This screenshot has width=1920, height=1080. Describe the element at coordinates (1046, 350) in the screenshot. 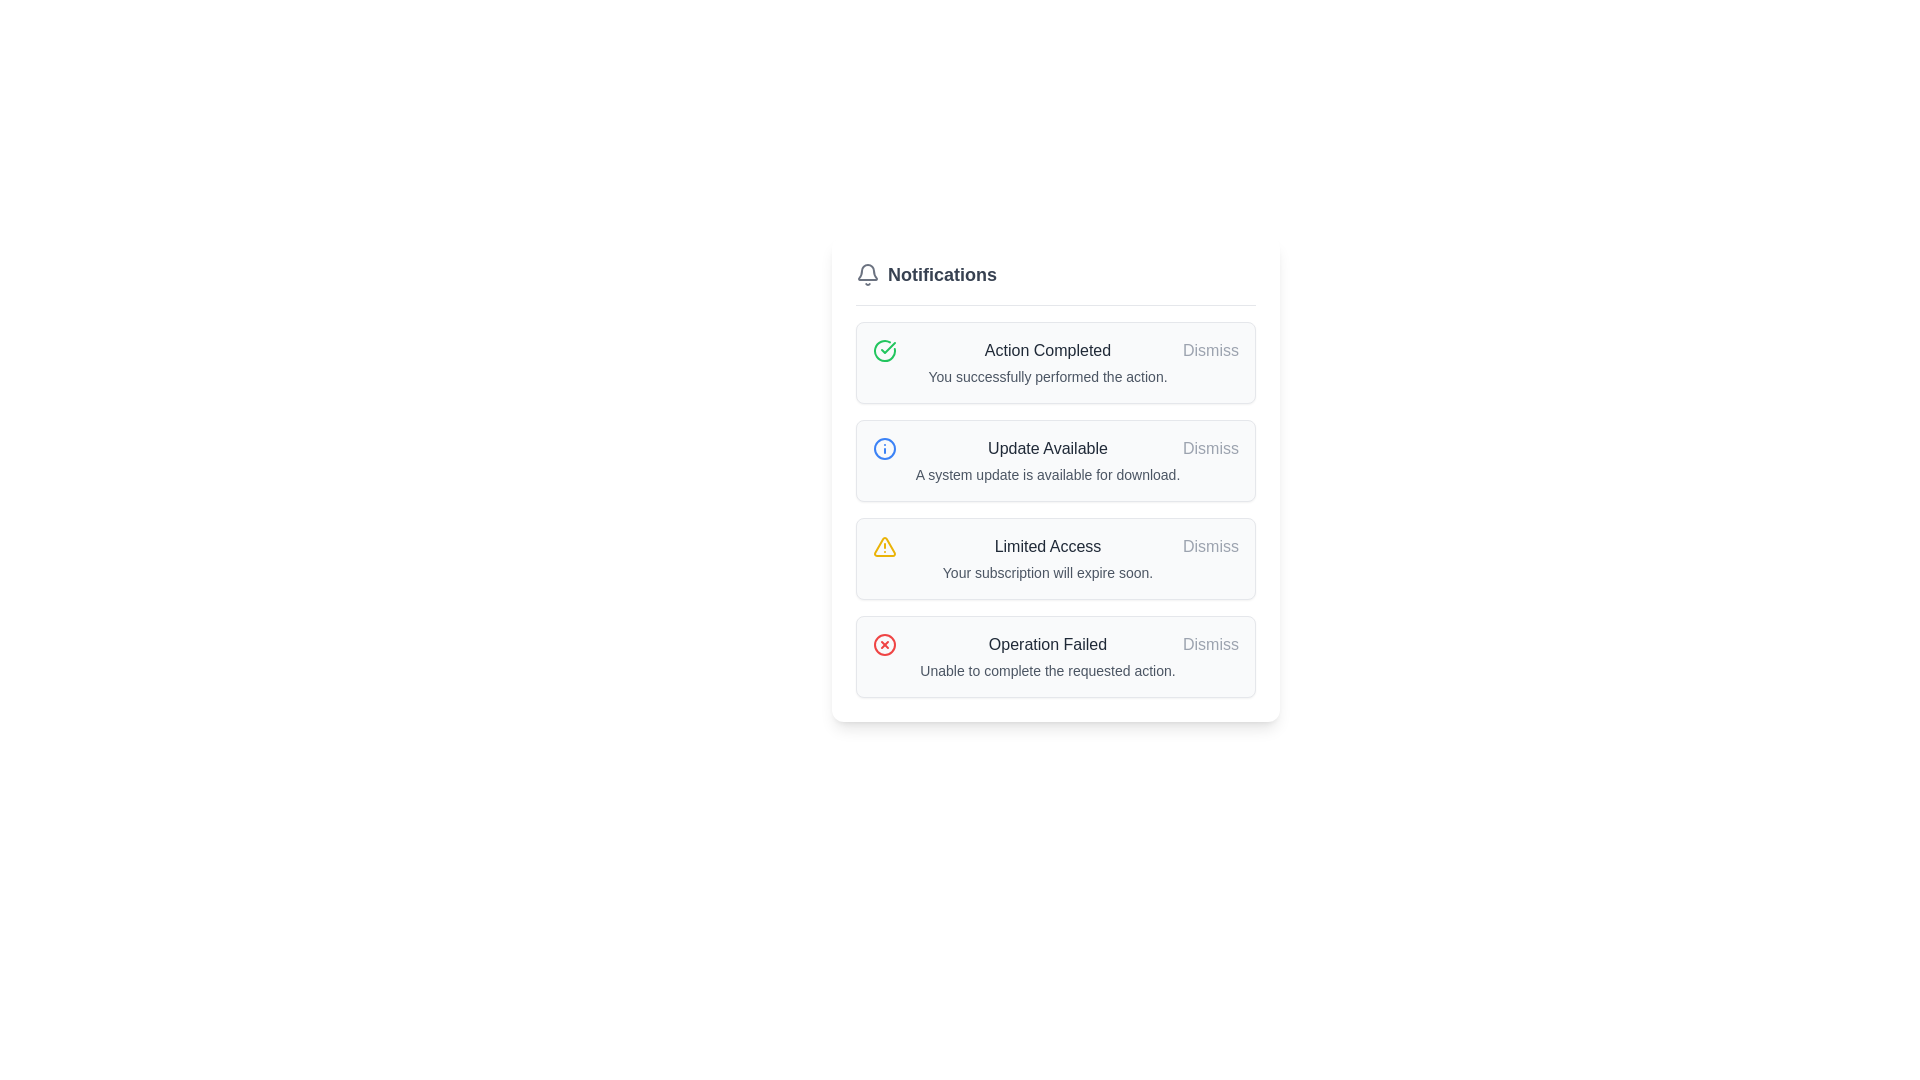

I see `text label displaying 'Action Completed' in dark gray, styled with a bold font, located in the topmost card of a vertical list of notifications` at that location.